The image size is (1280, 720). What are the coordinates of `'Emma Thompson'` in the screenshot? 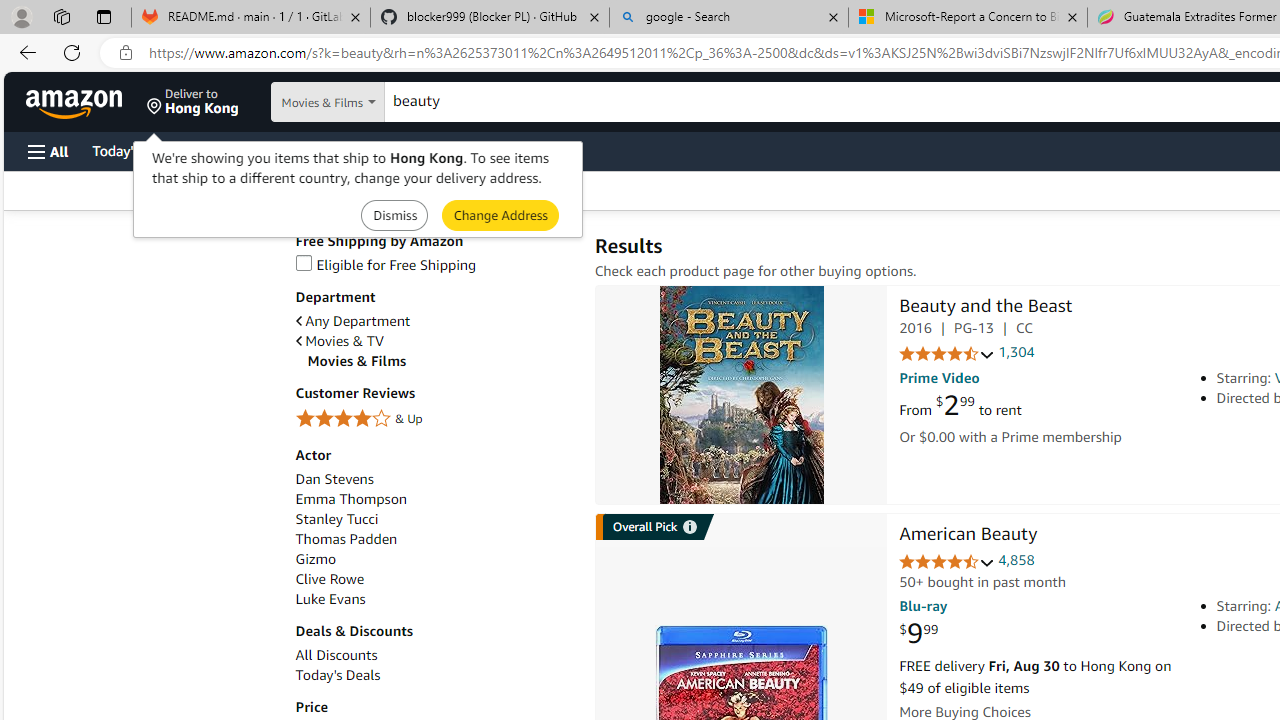 It's located at (433, 498).